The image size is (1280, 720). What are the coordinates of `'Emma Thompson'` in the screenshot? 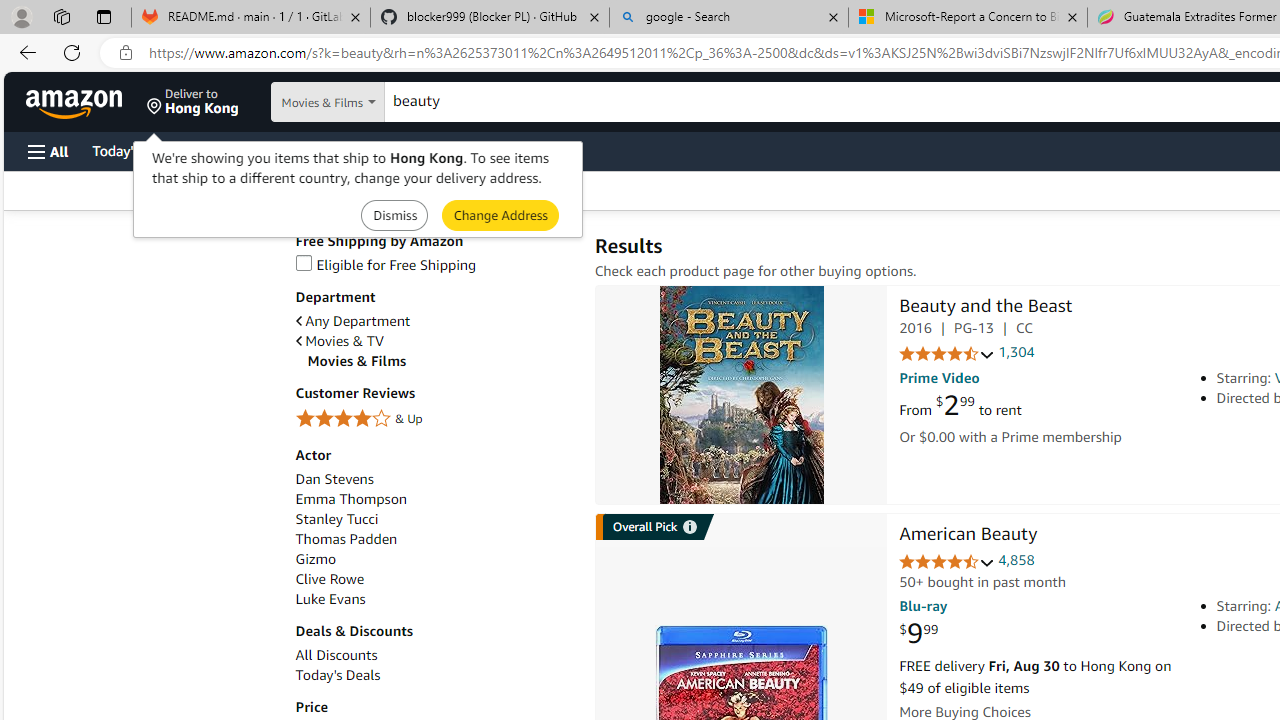 It's located at (433, 498).